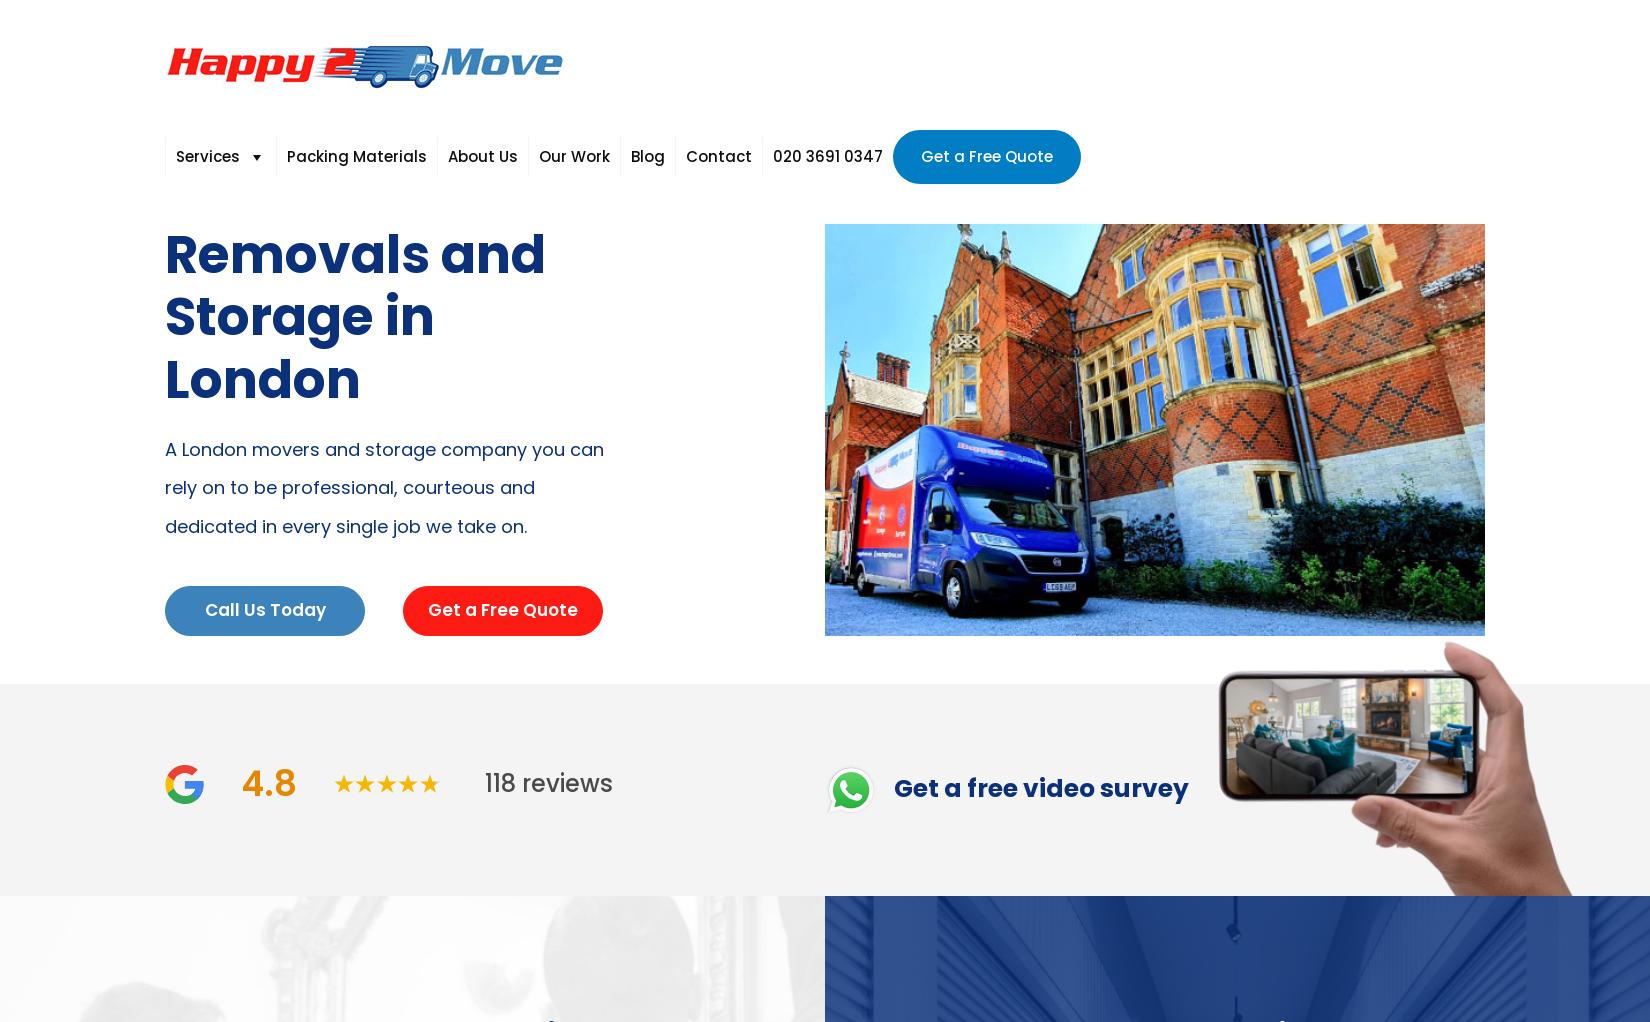 This screenshot has width=1650, height=1022. I want to click on 'Office Moves', so click(402, 354).